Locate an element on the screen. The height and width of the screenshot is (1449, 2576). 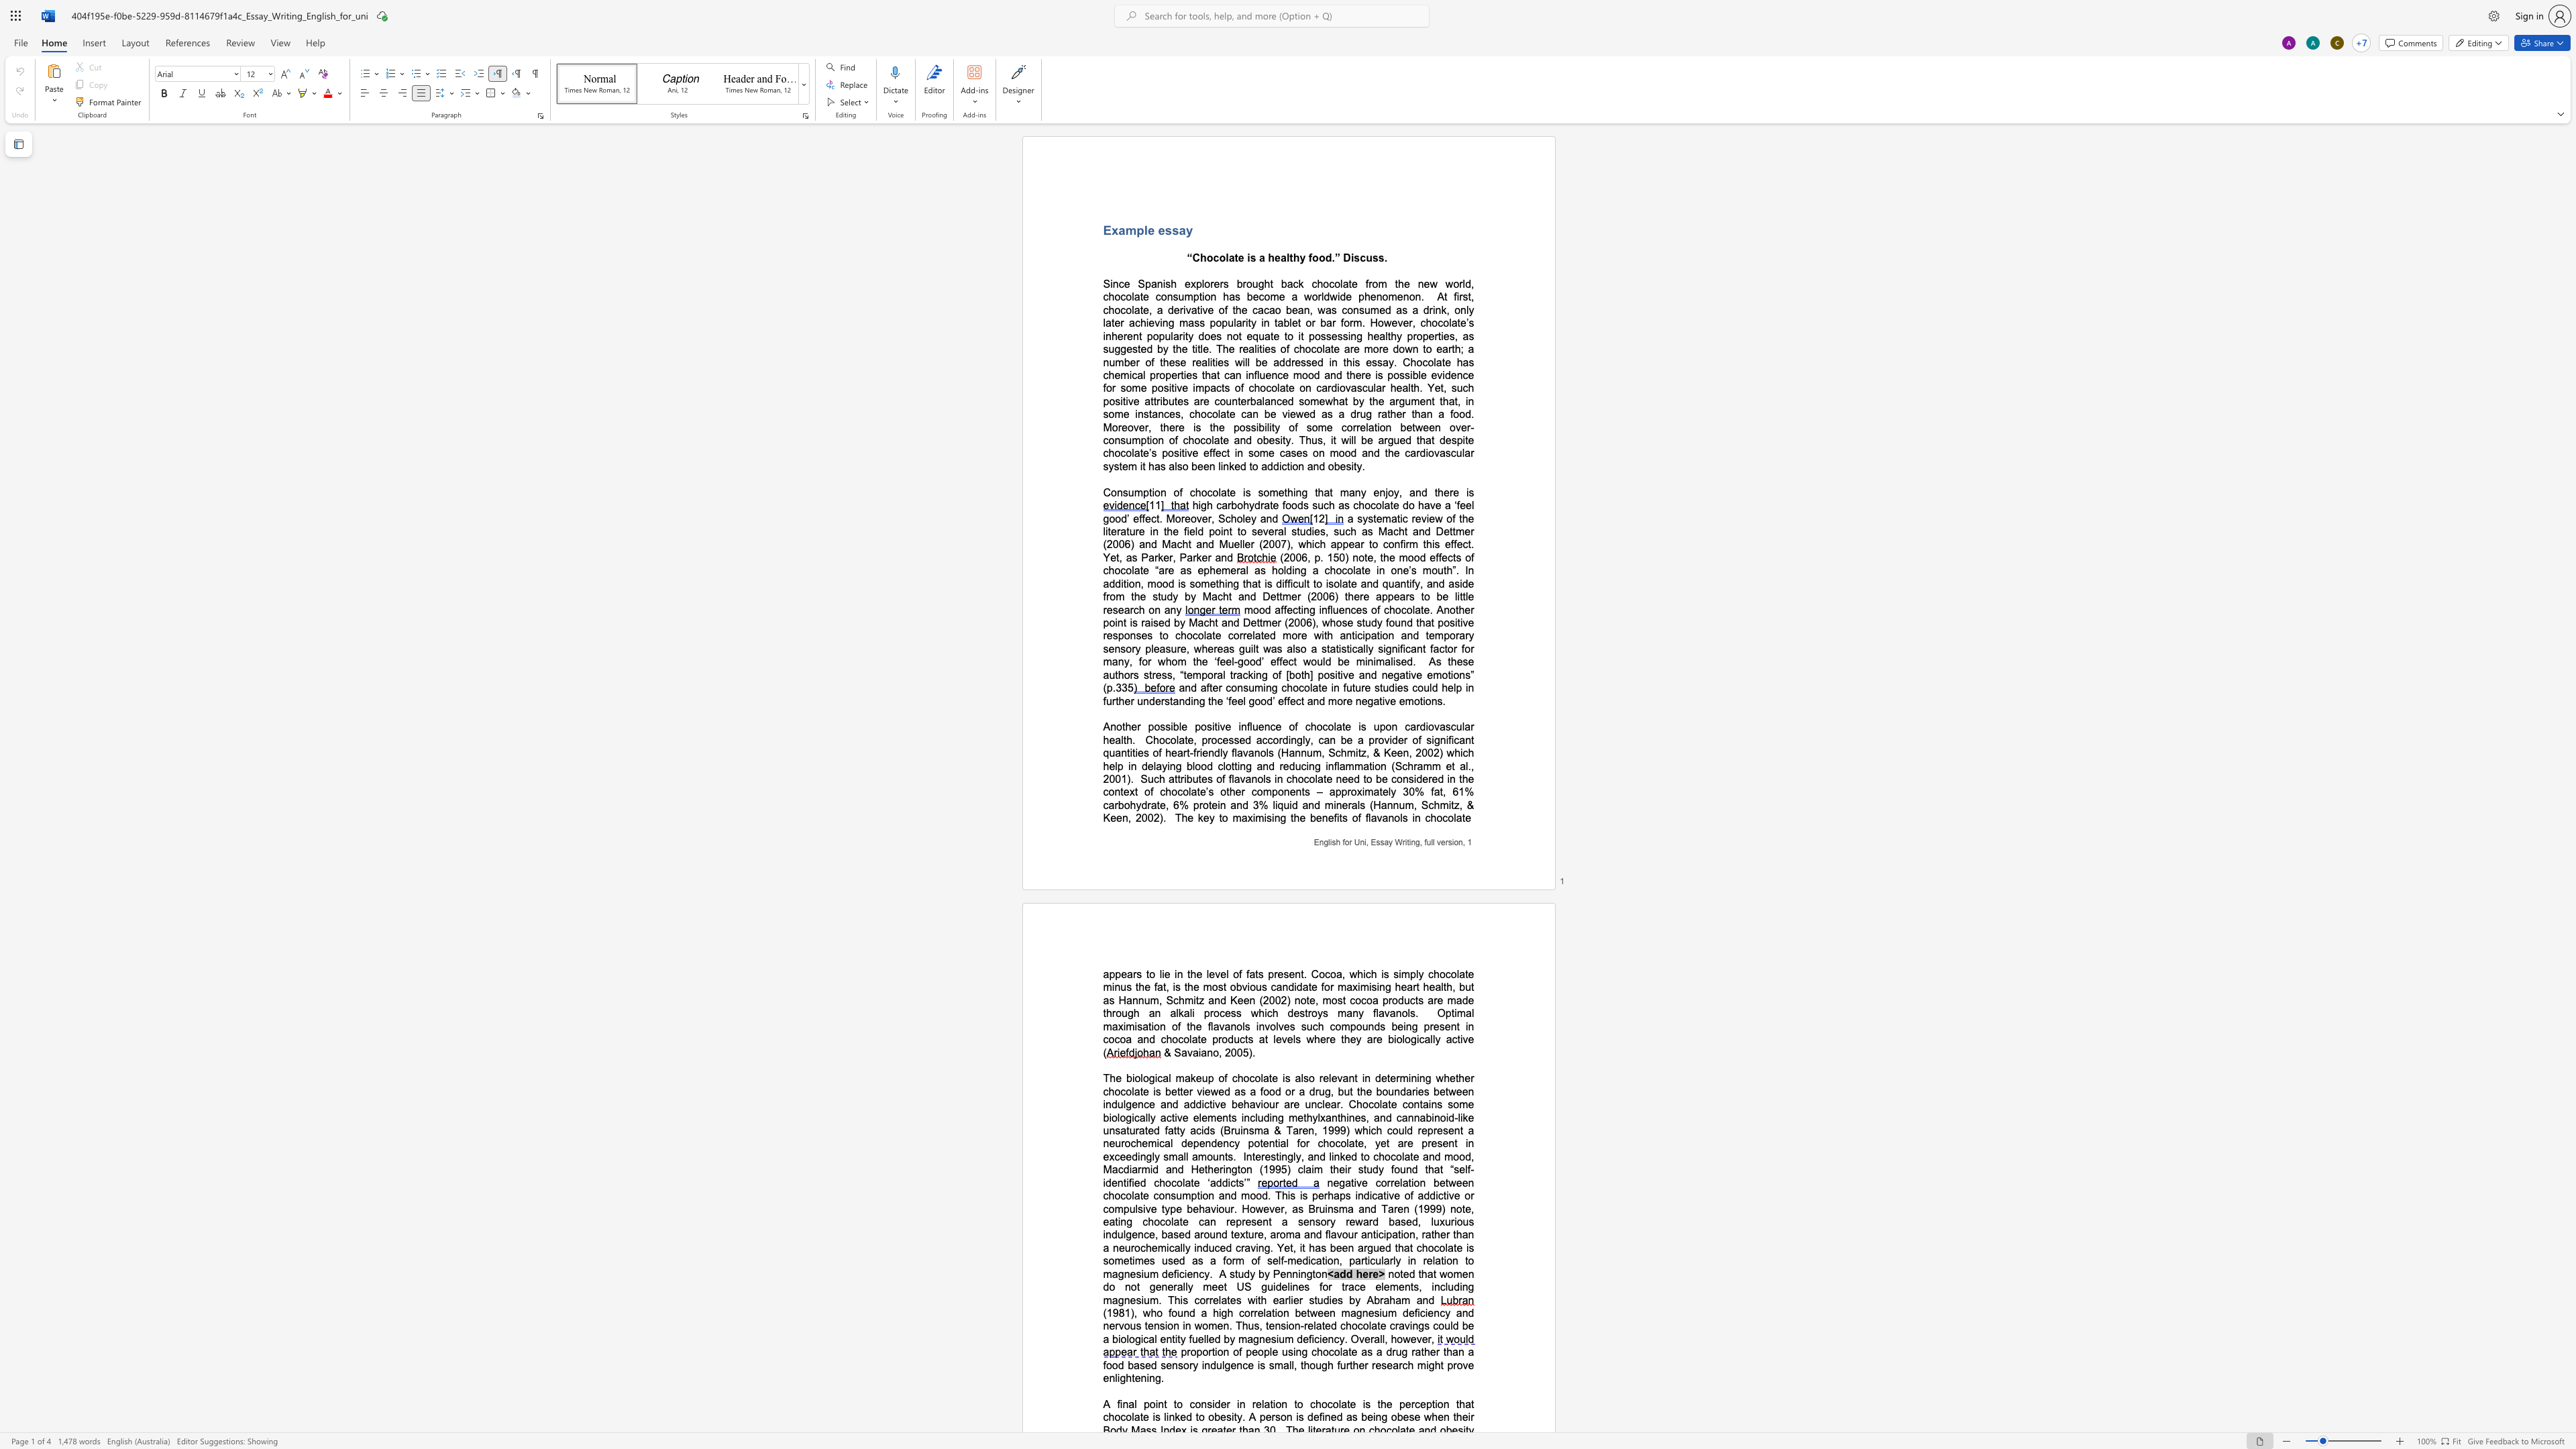
the space between the continuous character "s" and "t" in the text is located at coordinates (1361, 1169).